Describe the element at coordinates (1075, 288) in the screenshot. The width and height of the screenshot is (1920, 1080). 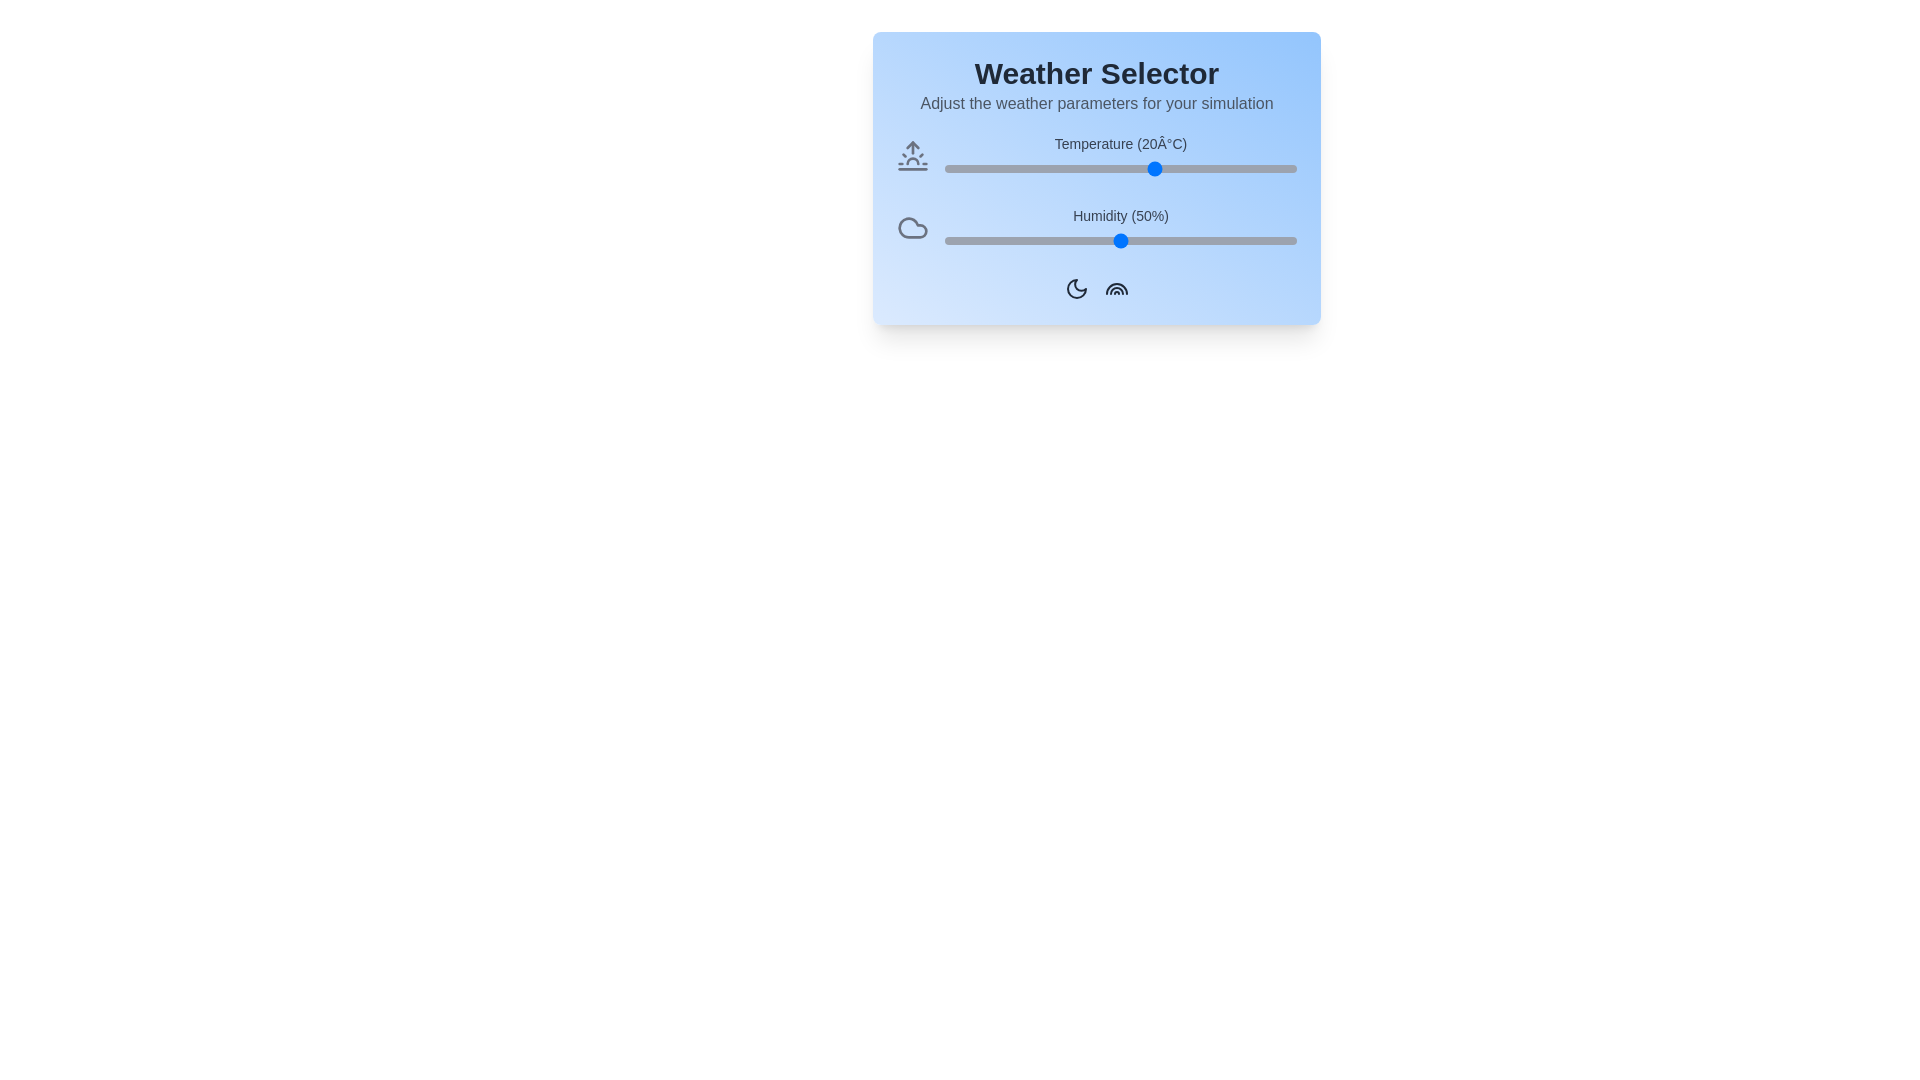
I see `the moon icon in the footer` at that location.